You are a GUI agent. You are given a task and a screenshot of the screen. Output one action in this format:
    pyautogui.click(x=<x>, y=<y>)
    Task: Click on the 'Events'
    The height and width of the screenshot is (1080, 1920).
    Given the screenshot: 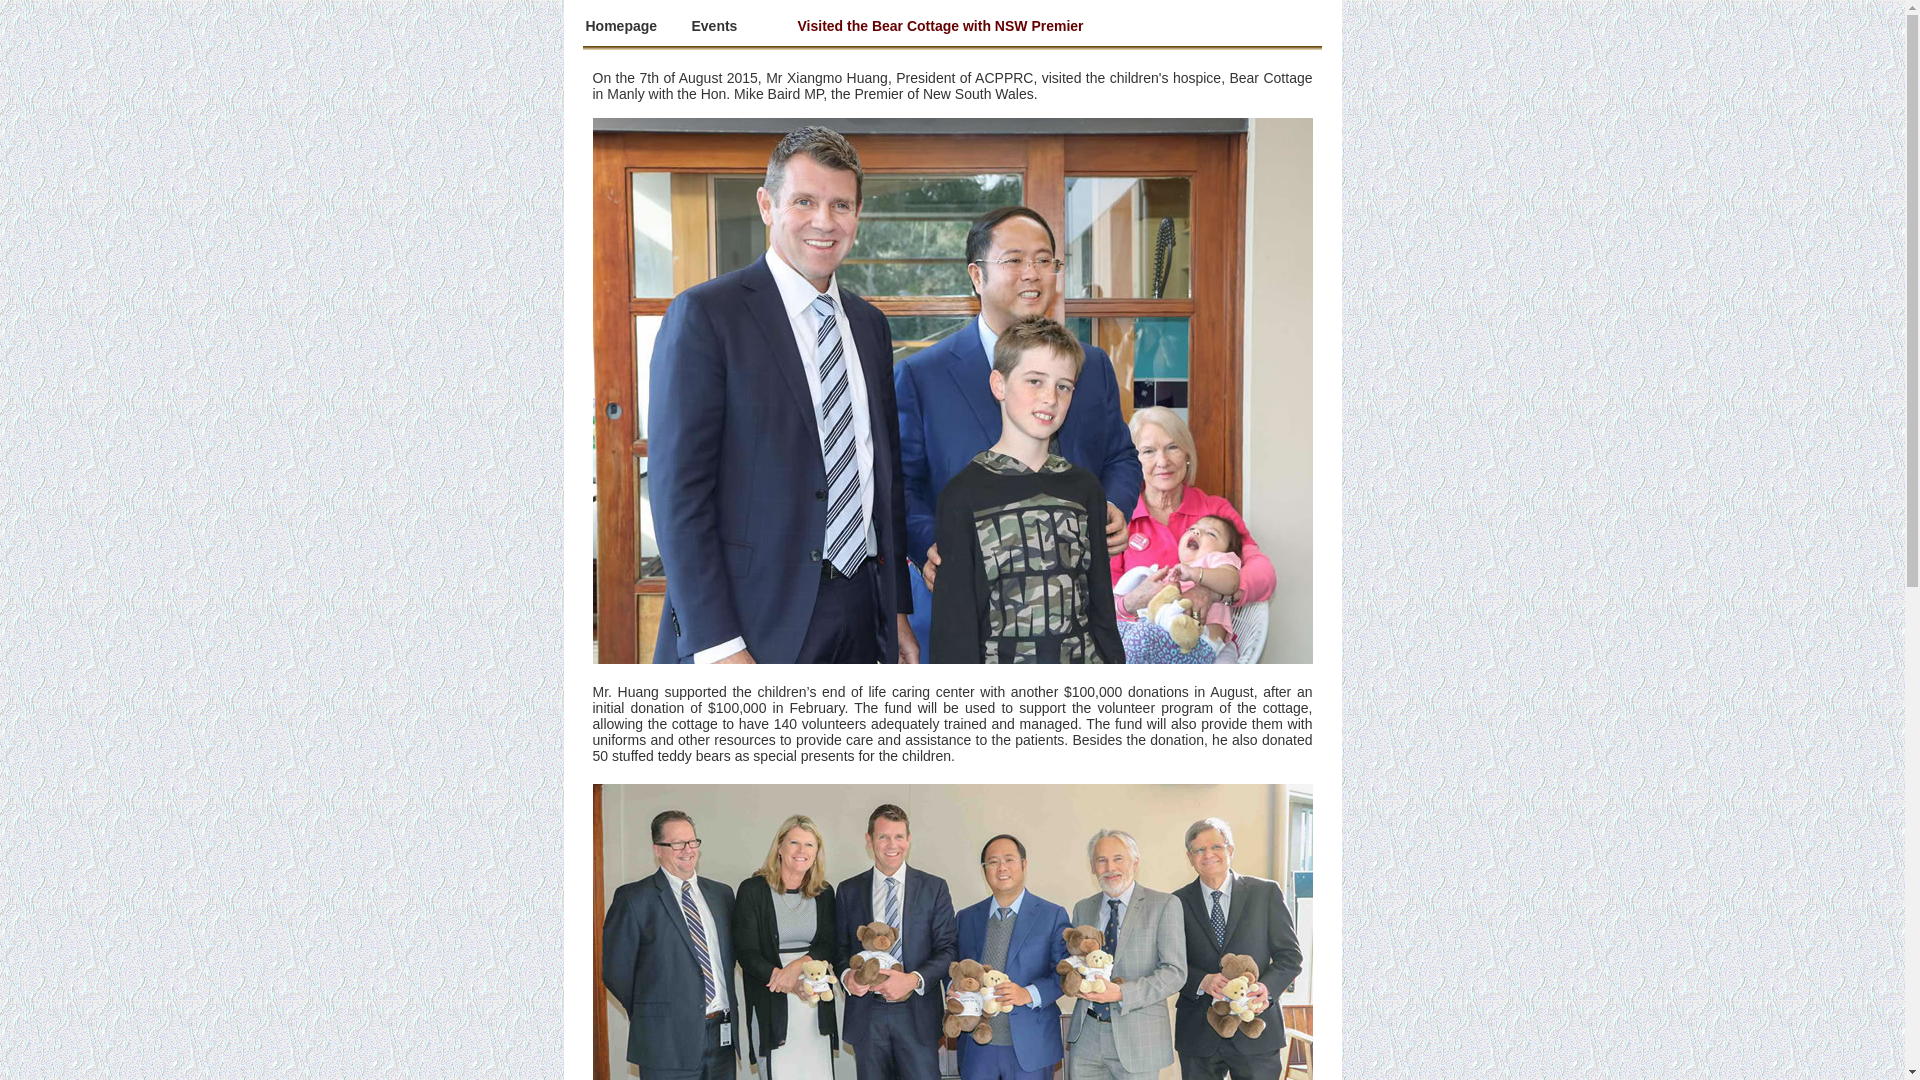 What is the action you would take?
    pyautogui.click(x=691, y=26)
    